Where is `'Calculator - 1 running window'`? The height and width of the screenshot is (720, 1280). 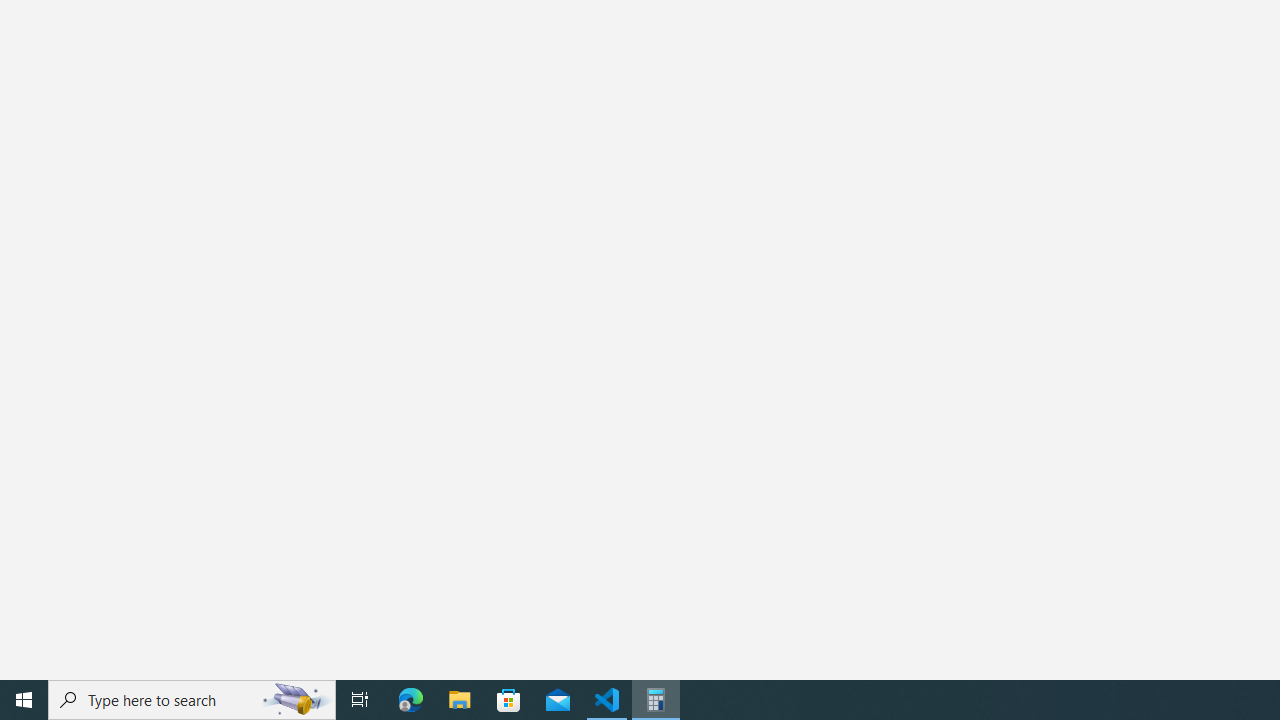 'Calculator - 1 running window' is located at coordinates (656, 698).